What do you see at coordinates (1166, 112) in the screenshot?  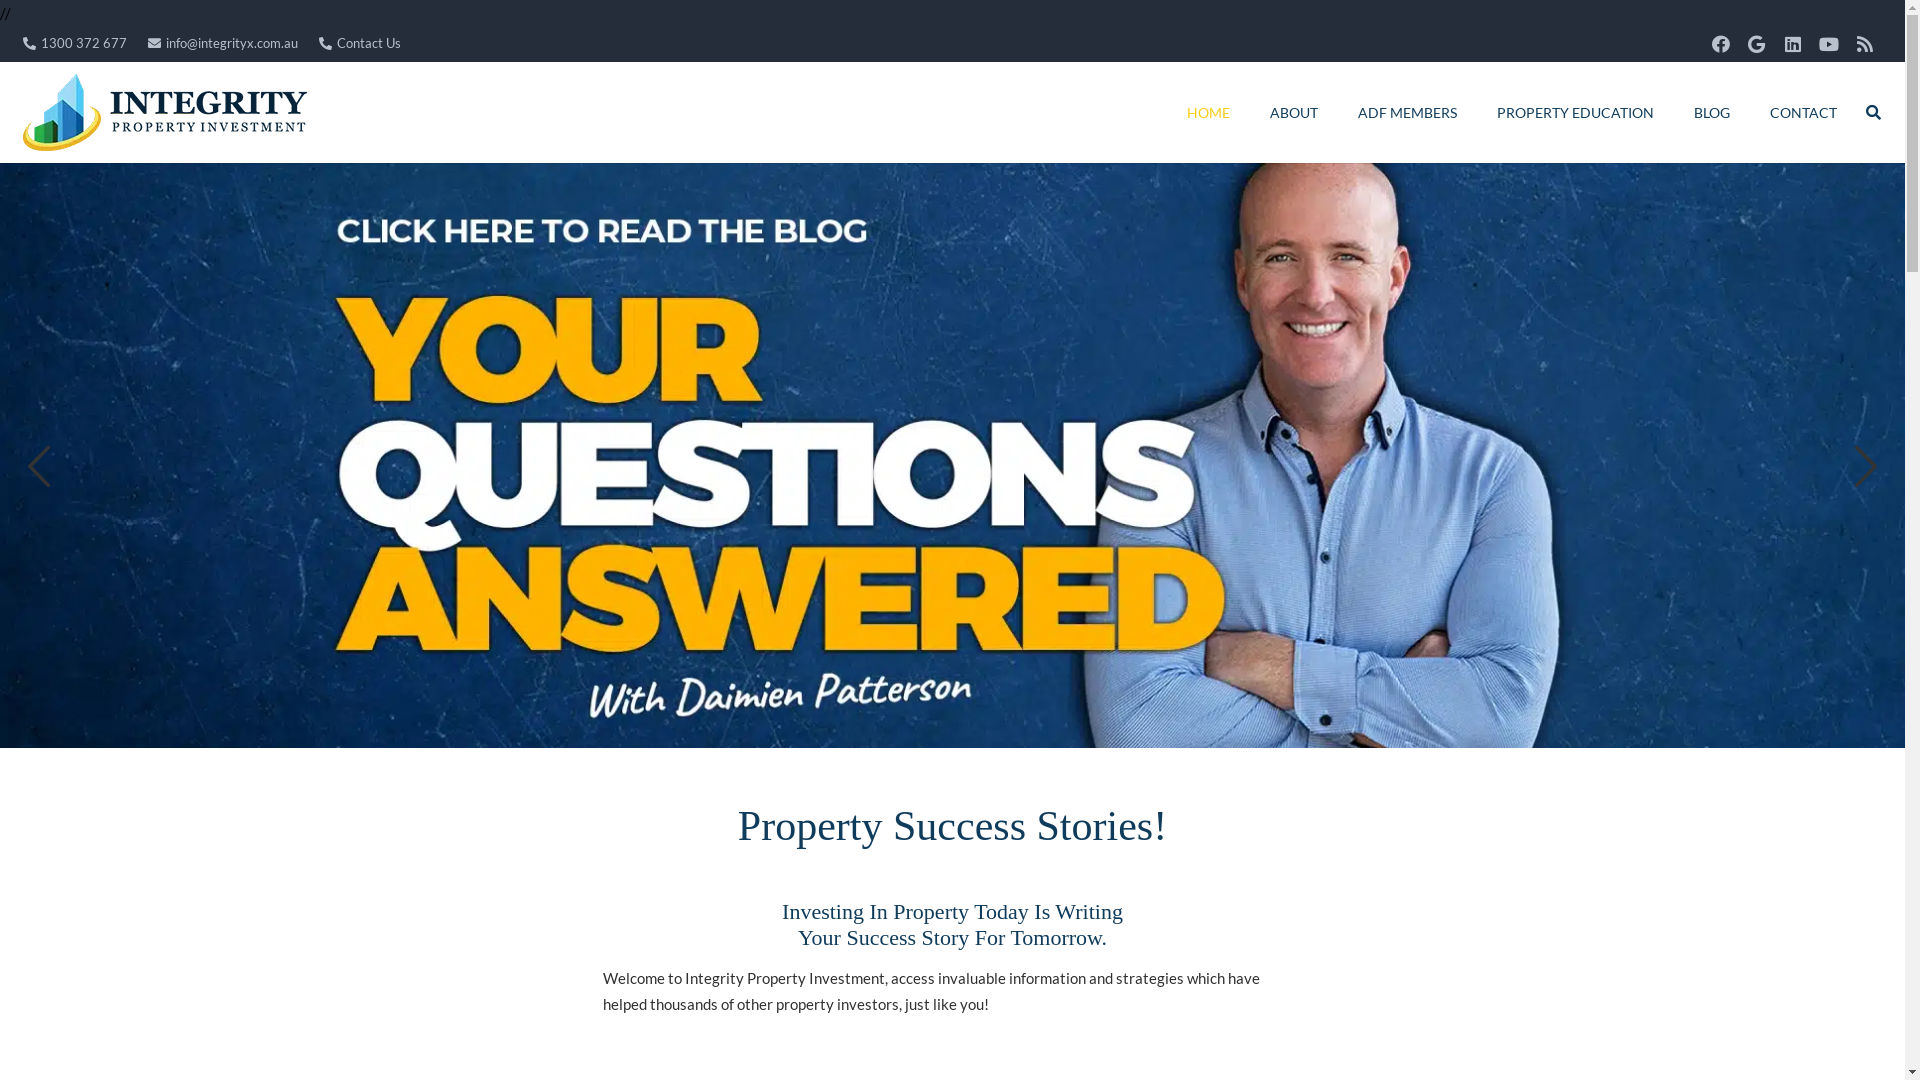 I see `'HOME'` at bounding box center [1166, 112].